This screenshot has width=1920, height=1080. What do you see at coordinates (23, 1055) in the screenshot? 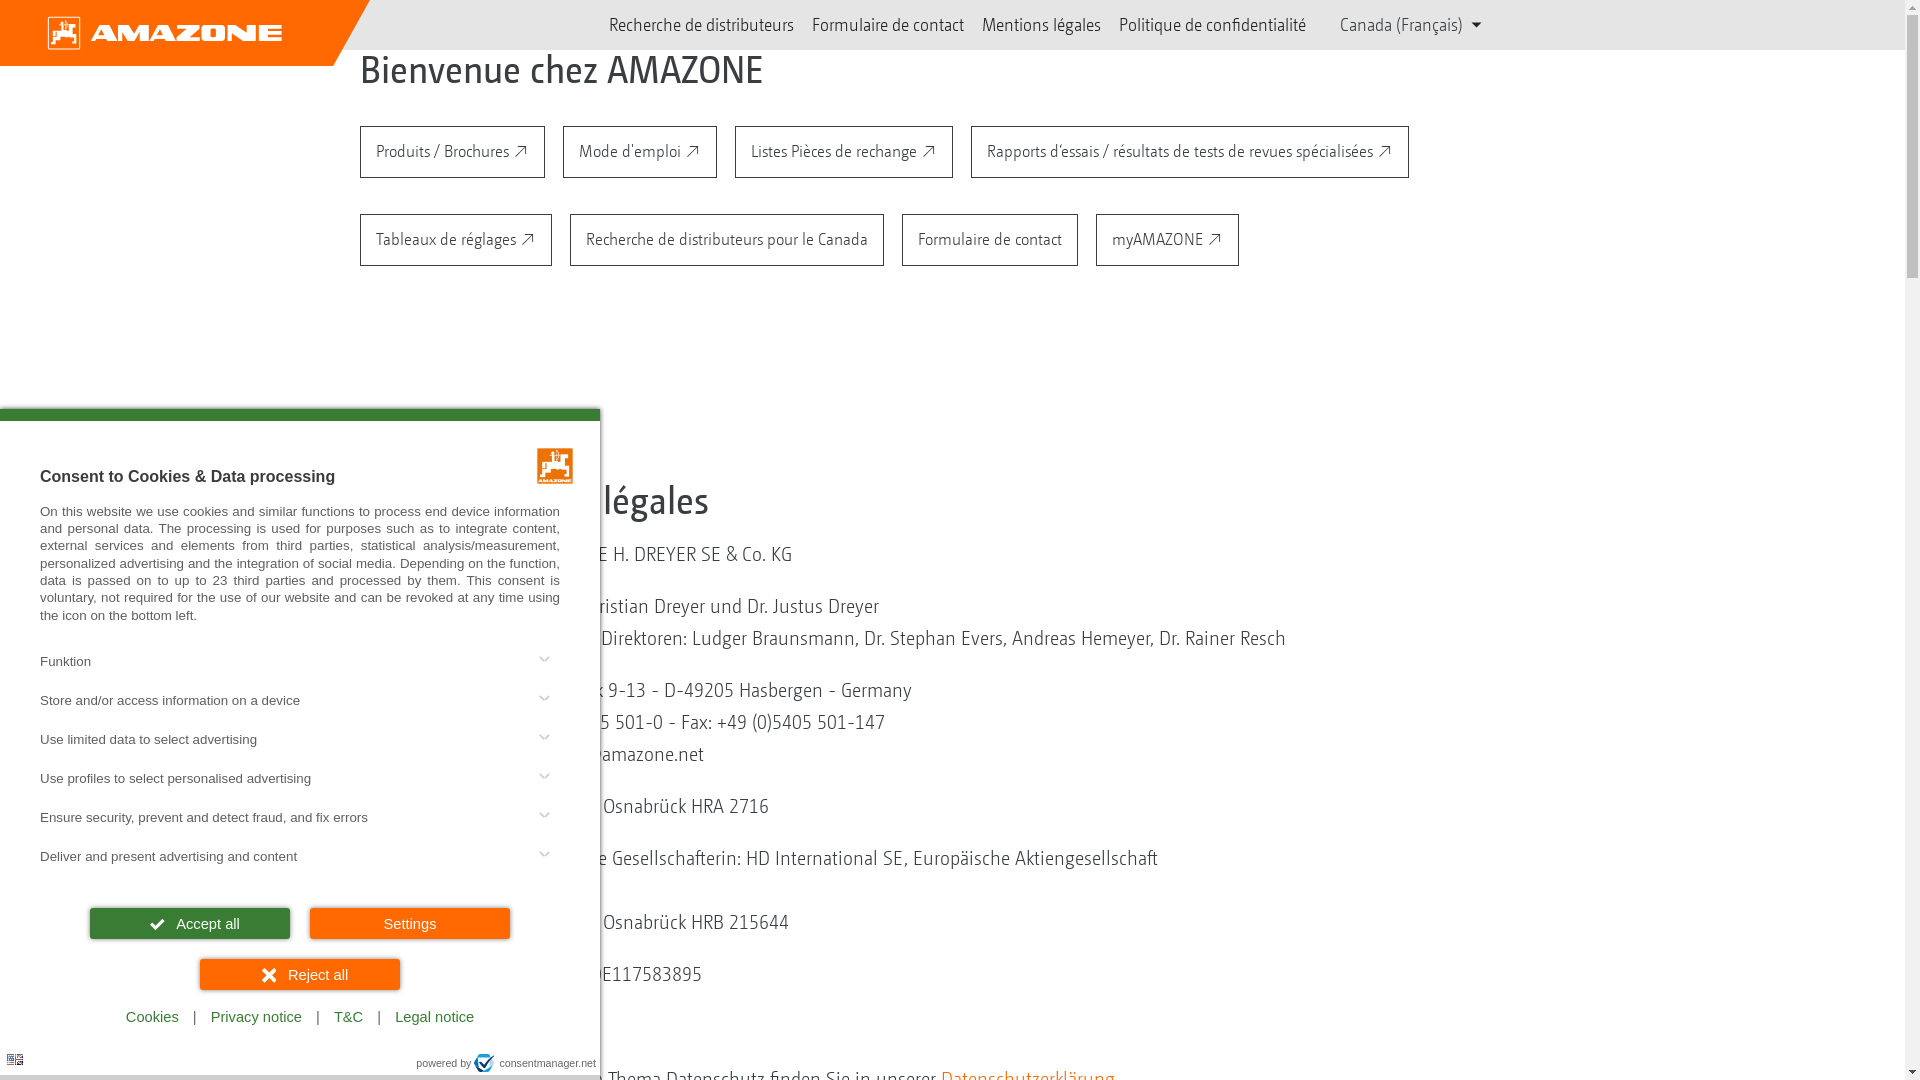
I see `'Privacy settings'` at bounding box center [23, 1055].